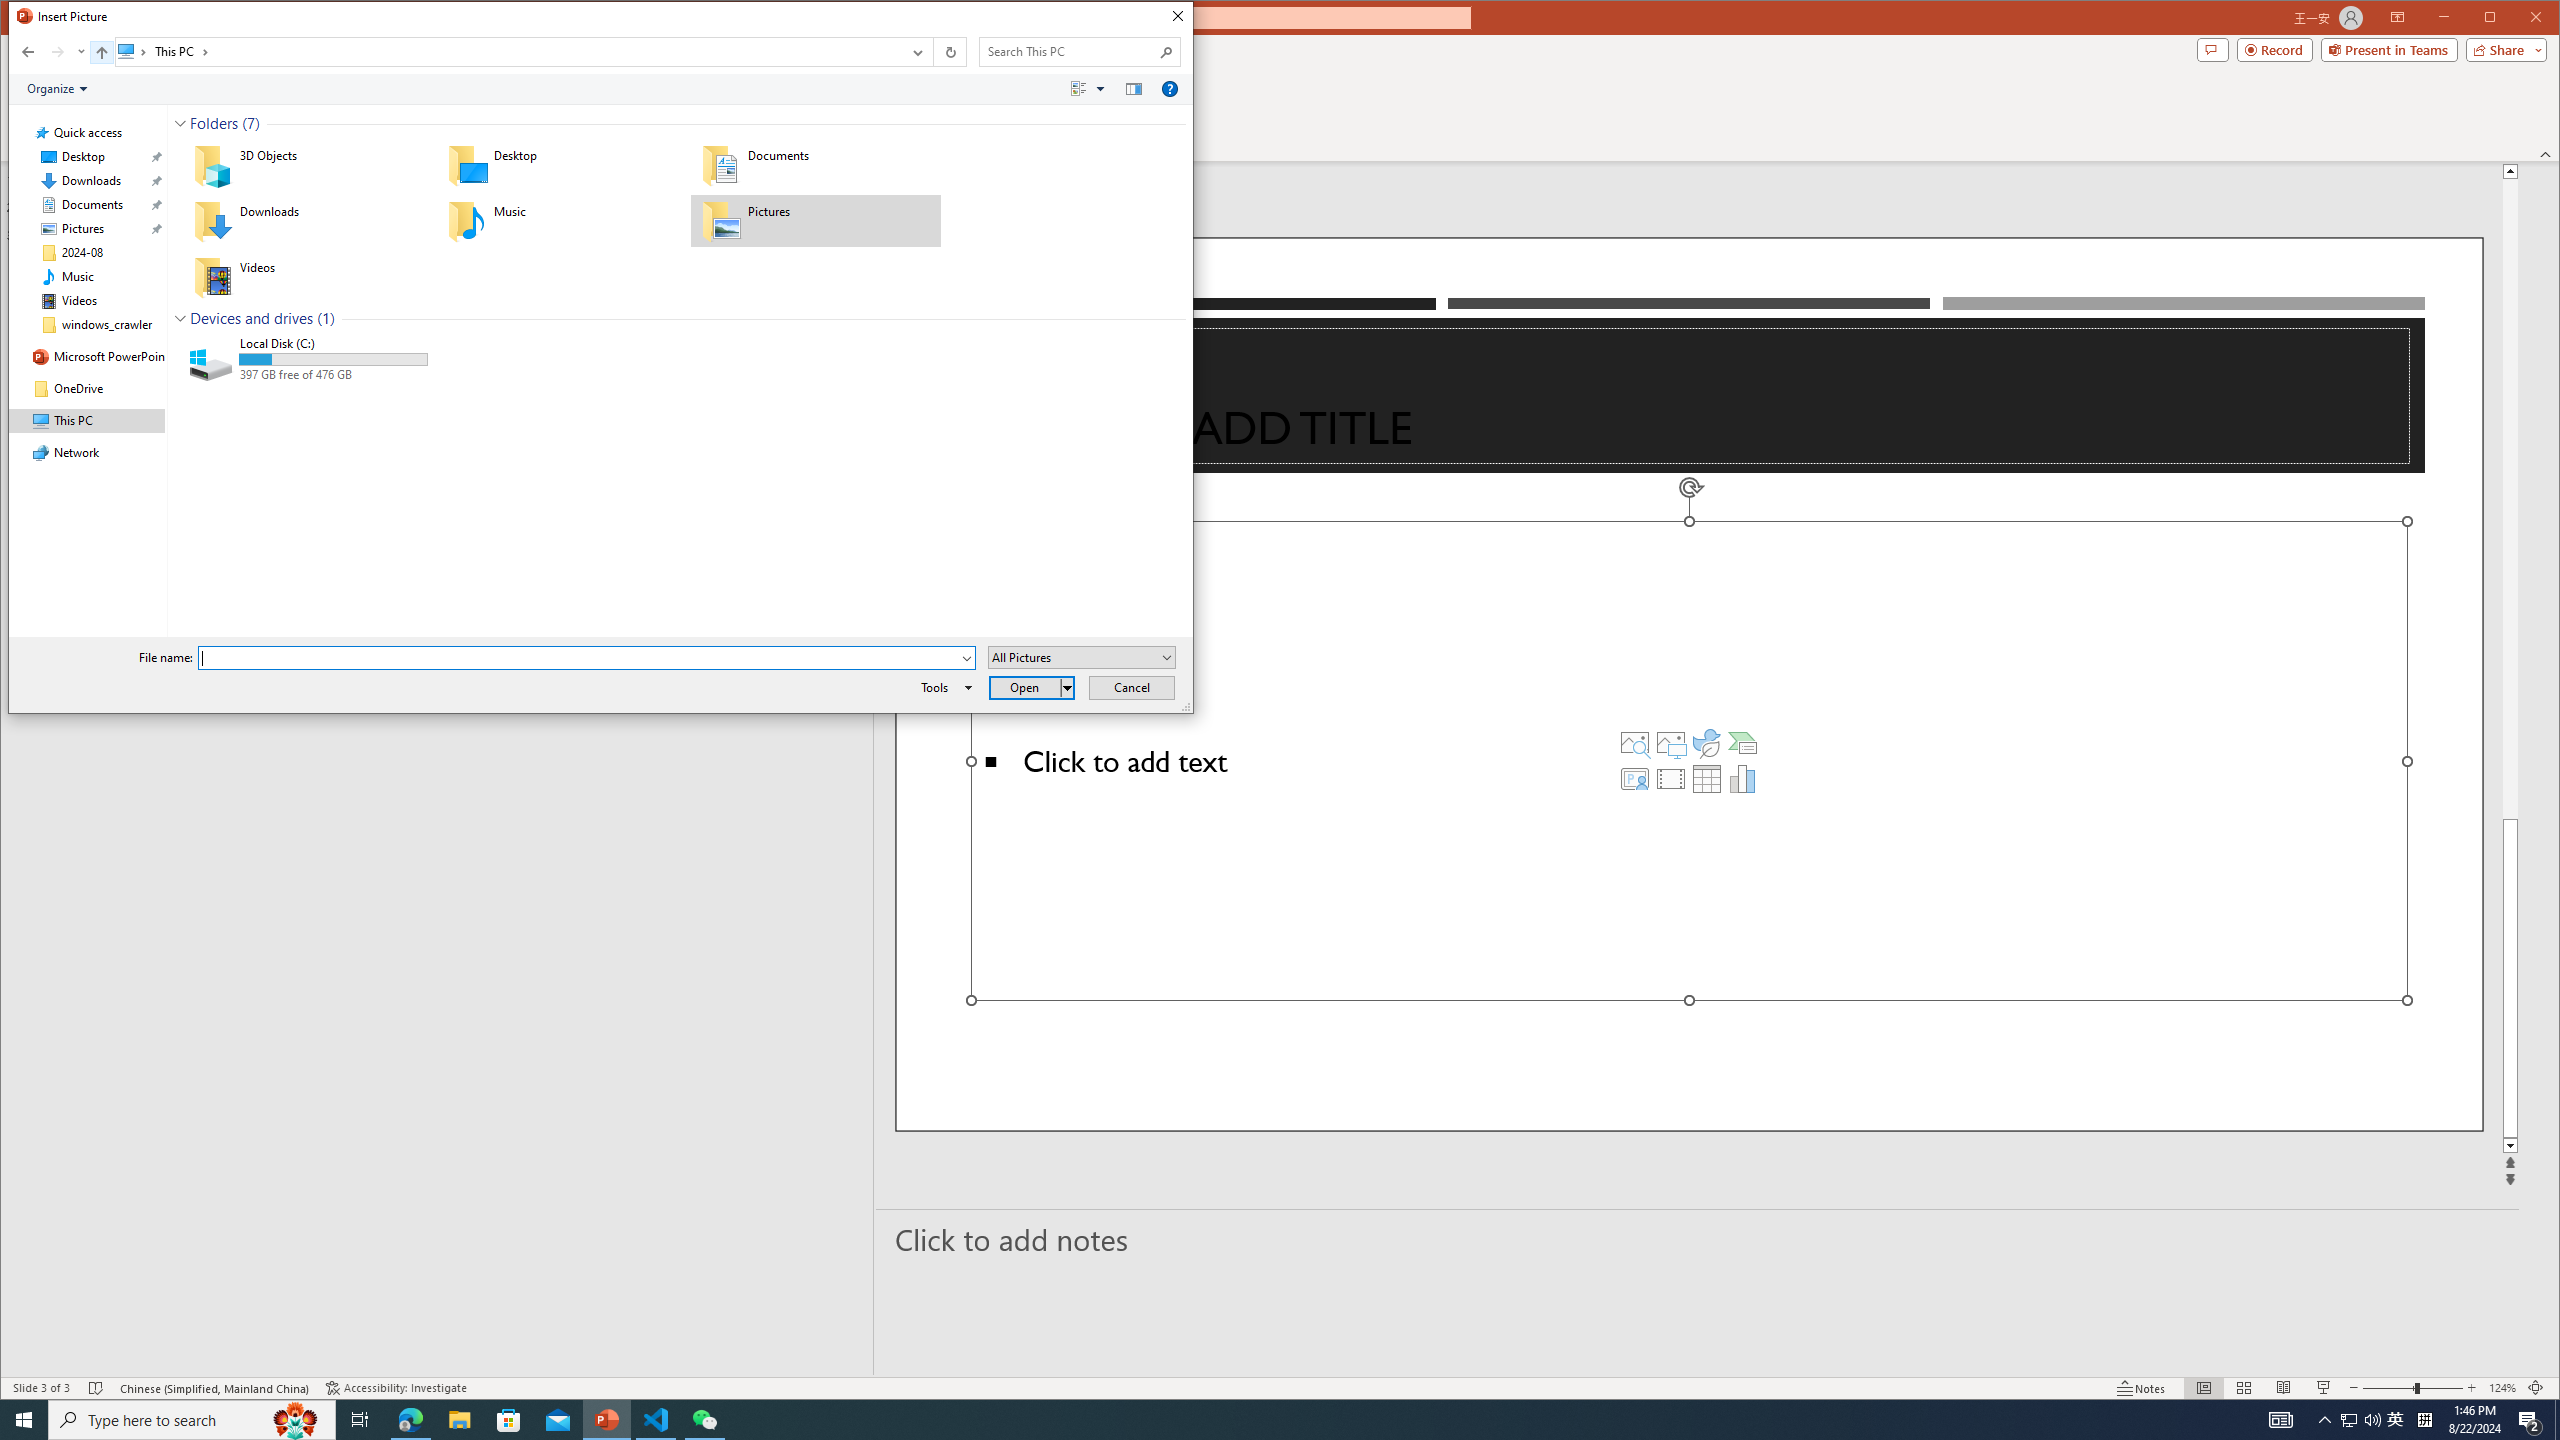 The image size is (2560, 1440). What do you see at coordinates (507, 51) in the screenshot?
I see `'Address: This PC'` at bounding box center [507, 51].